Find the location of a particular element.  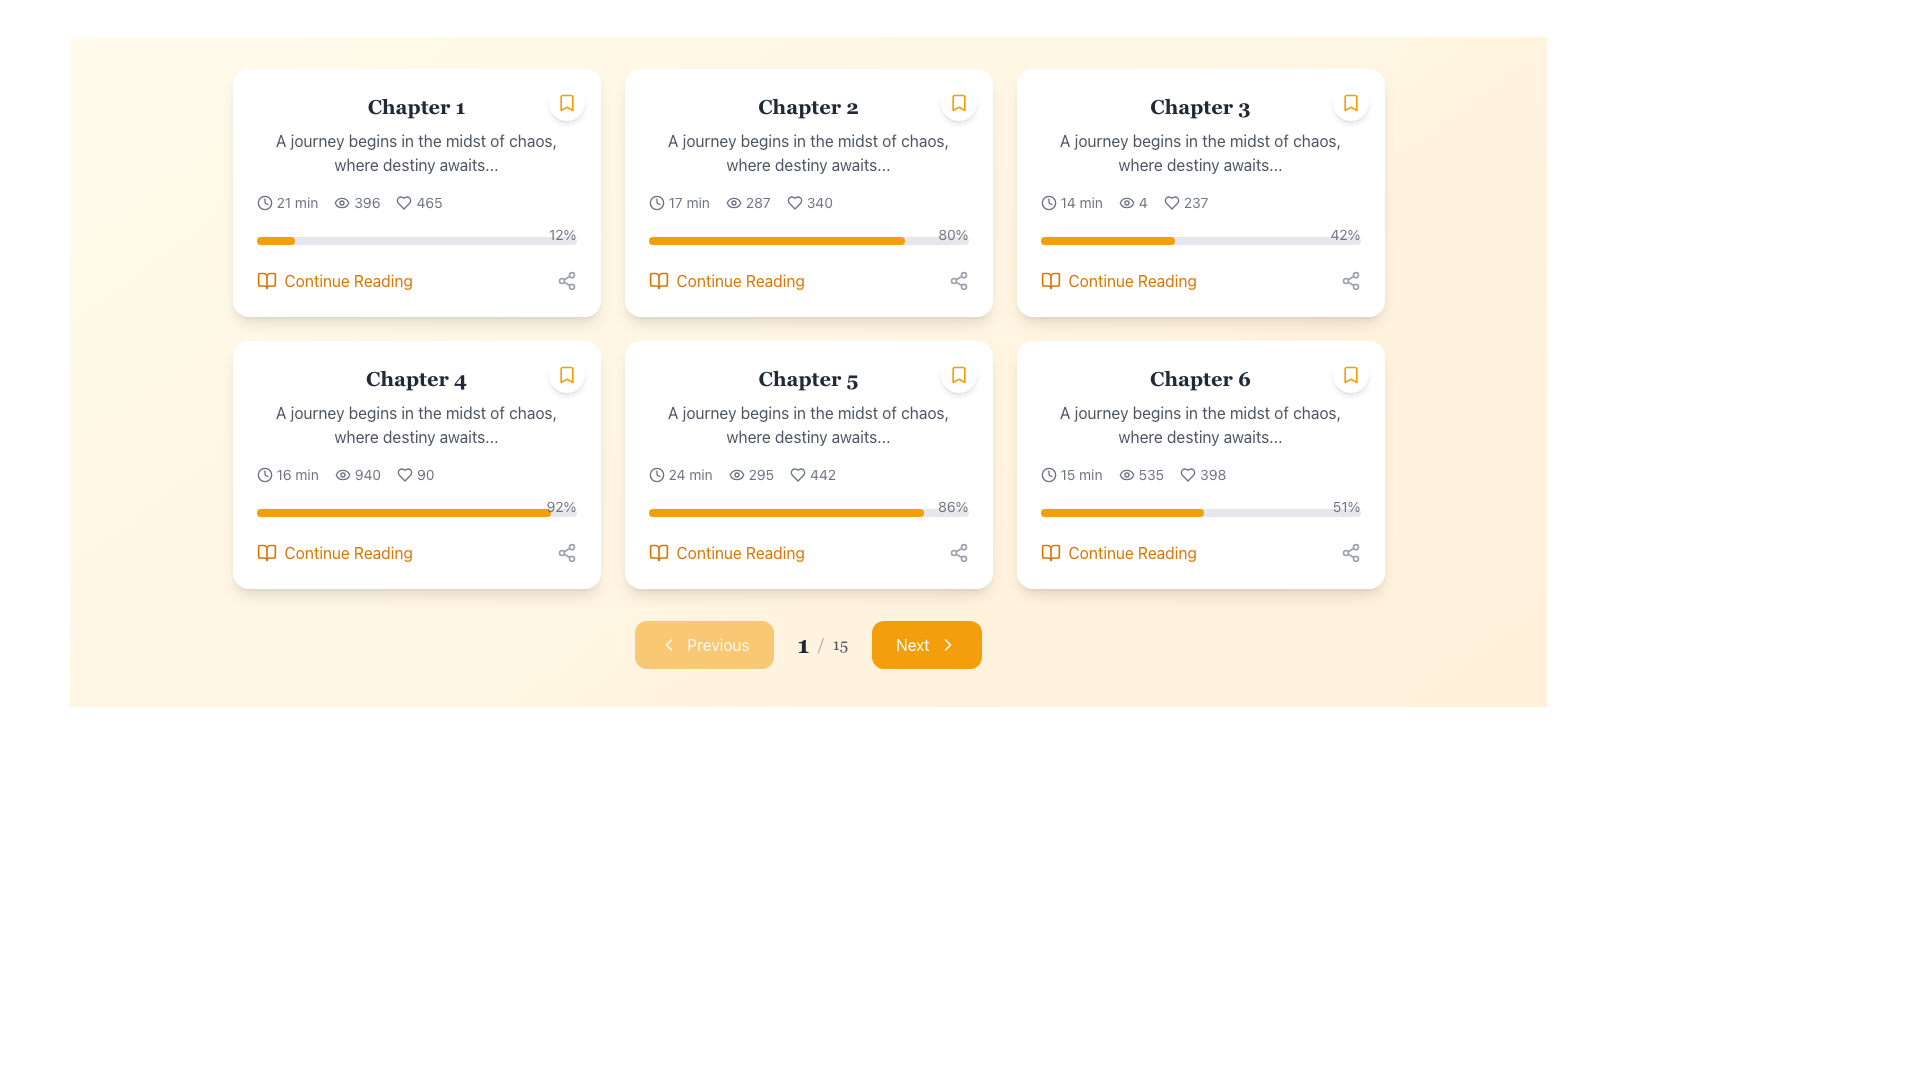

the Header text element displaying 'Chapter 1' with a subtitle in a white card, located at the top-left corner of the grid of six cards is located at coordinates (415, 135).